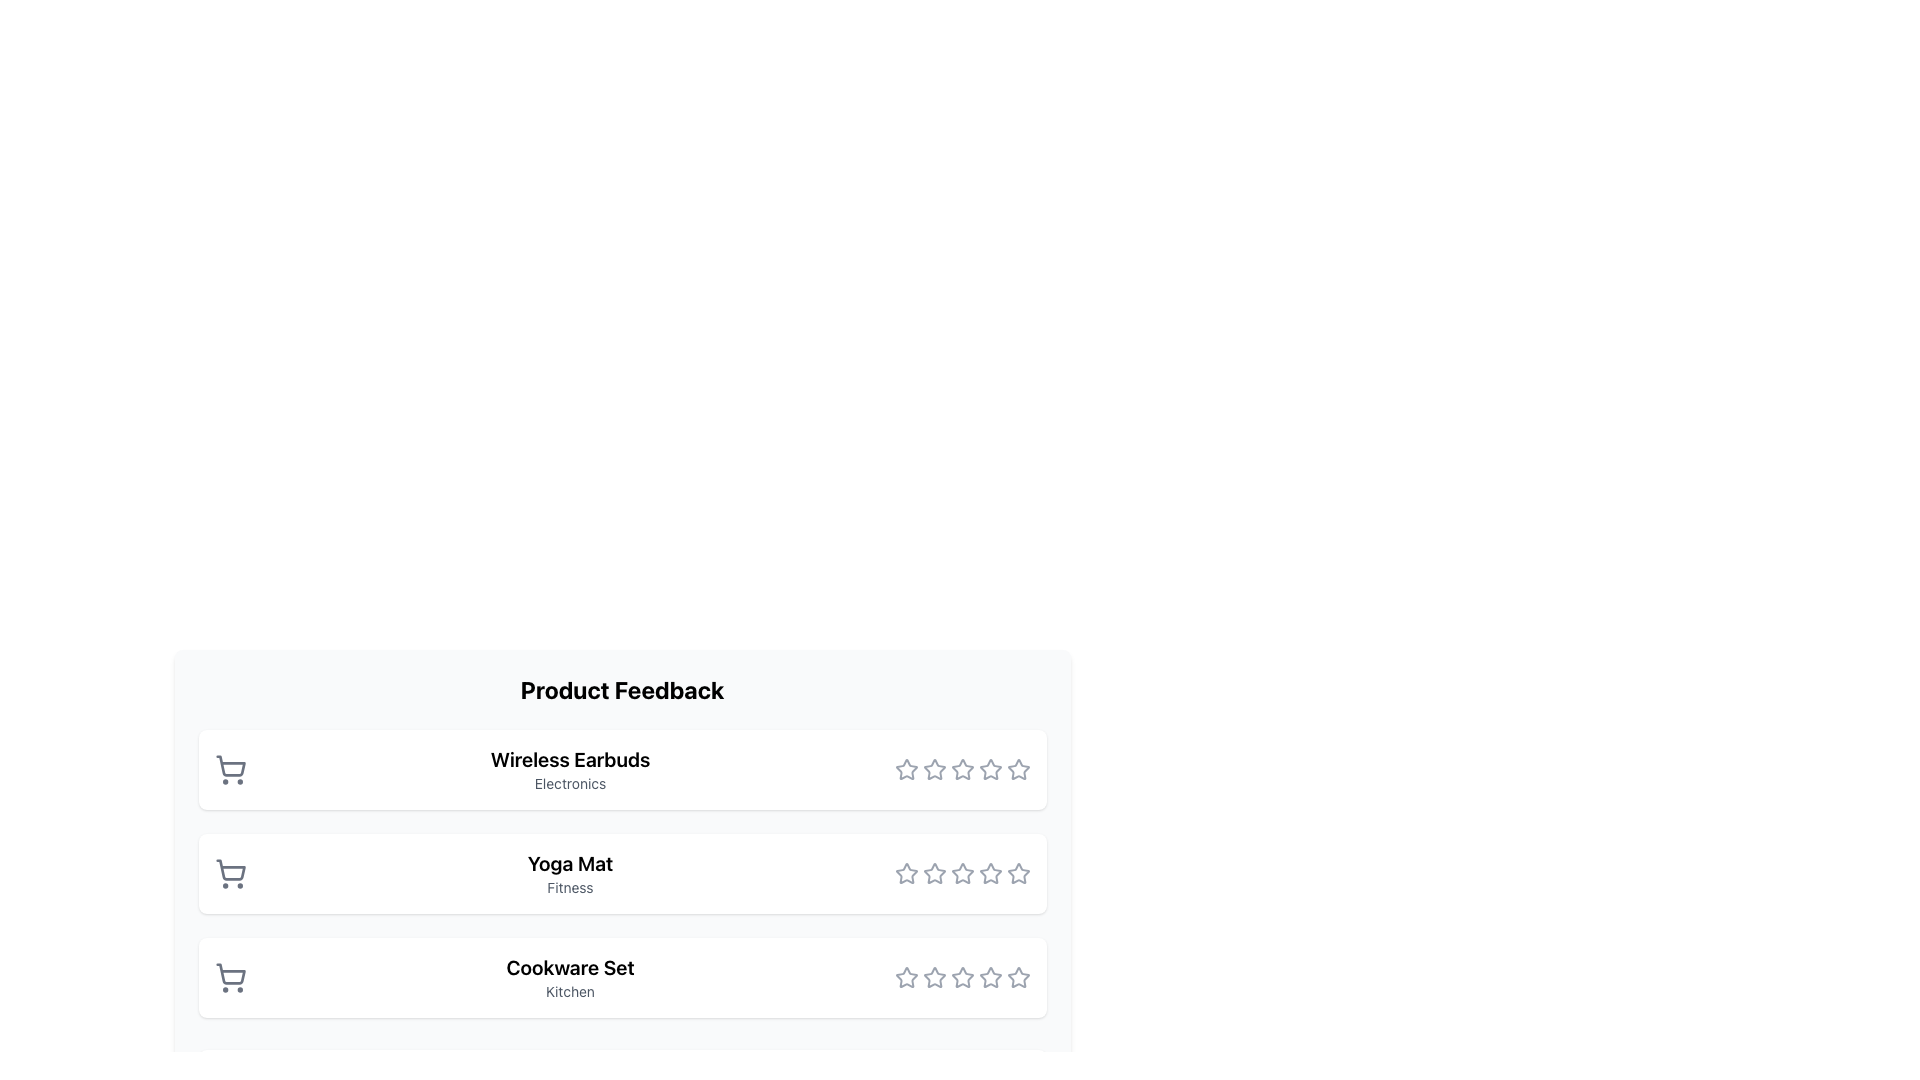 The height and width of the screenshot is (1080, 1920). I want to click on the text label displaying 'Wireless Earbuds' in the 'Product Feedback' section, which is the main title for the first entry in the vertical list, so click(569, 759).